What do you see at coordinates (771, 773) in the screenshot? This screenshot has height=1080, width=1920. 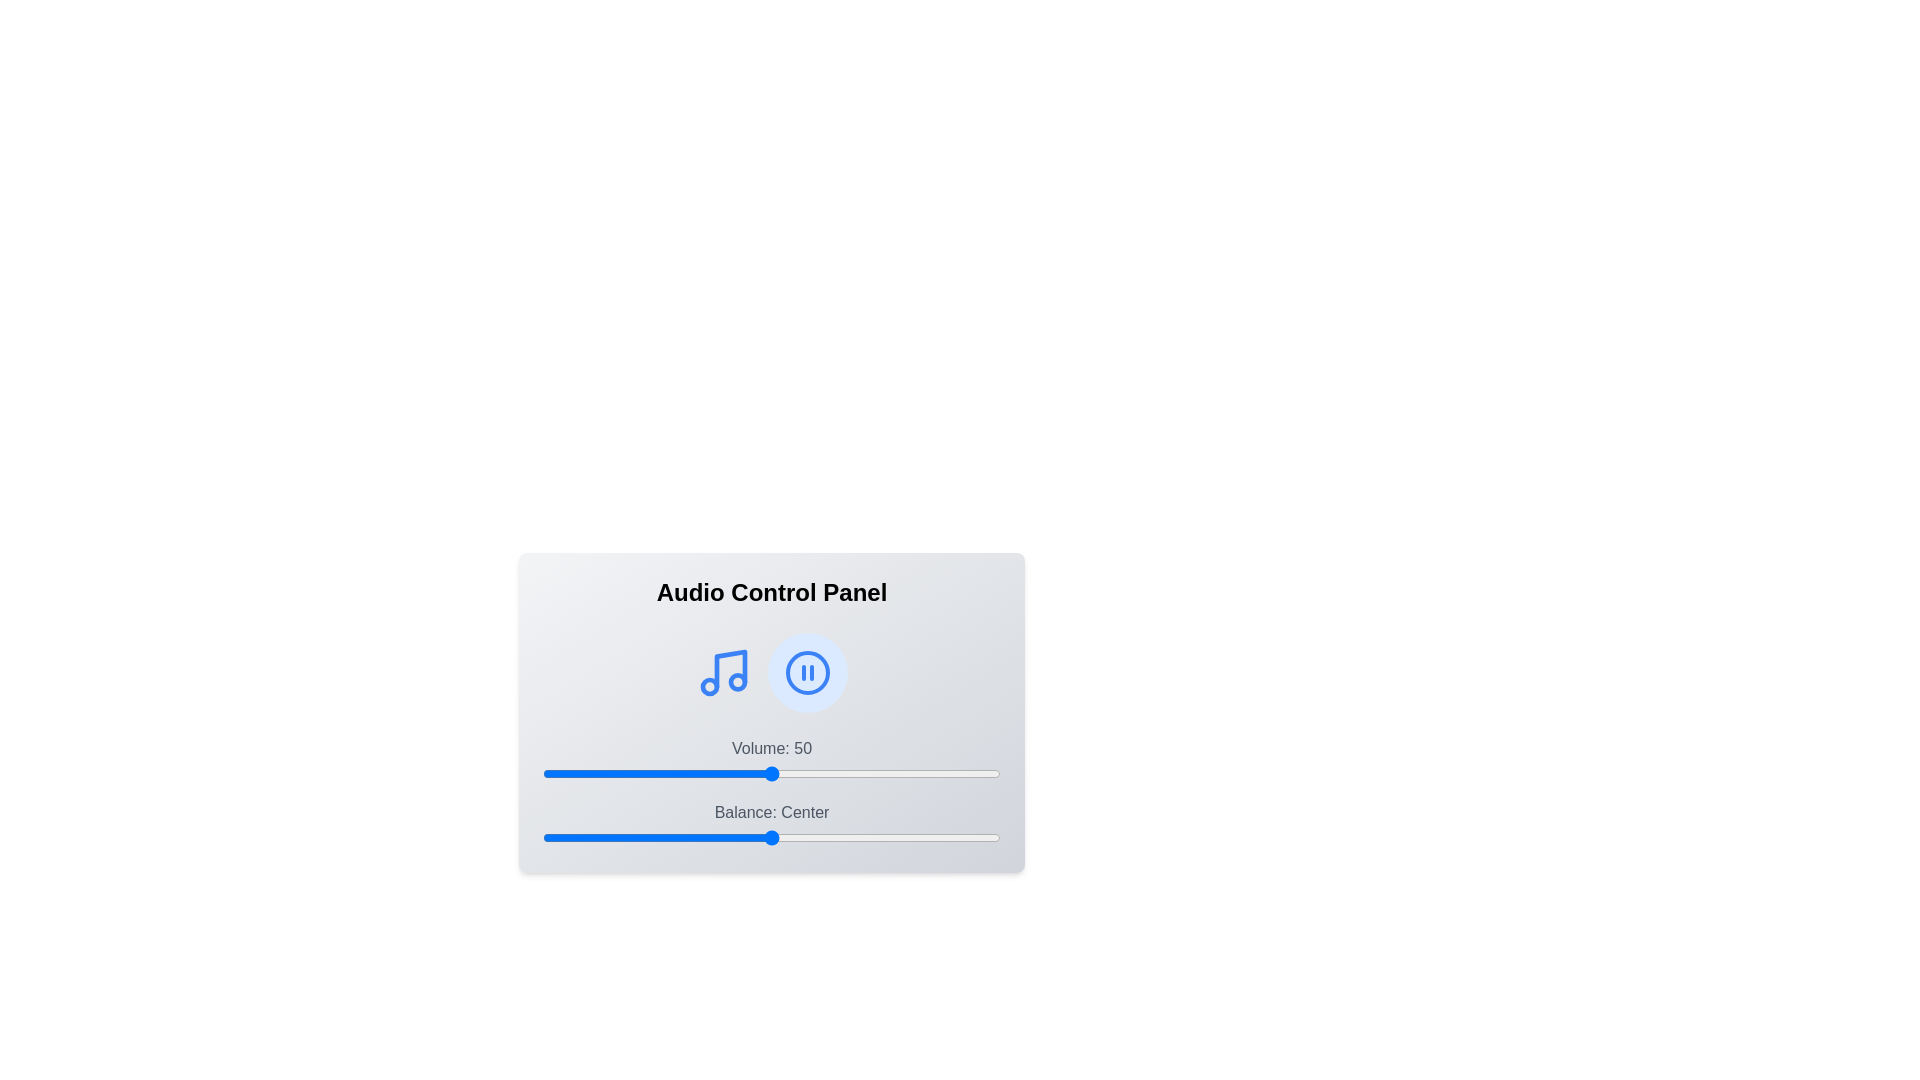 I see `the horizontal slider with a blue bar indicating the current value of 50 to indicate interactivity` at bounding box center [771, 773].